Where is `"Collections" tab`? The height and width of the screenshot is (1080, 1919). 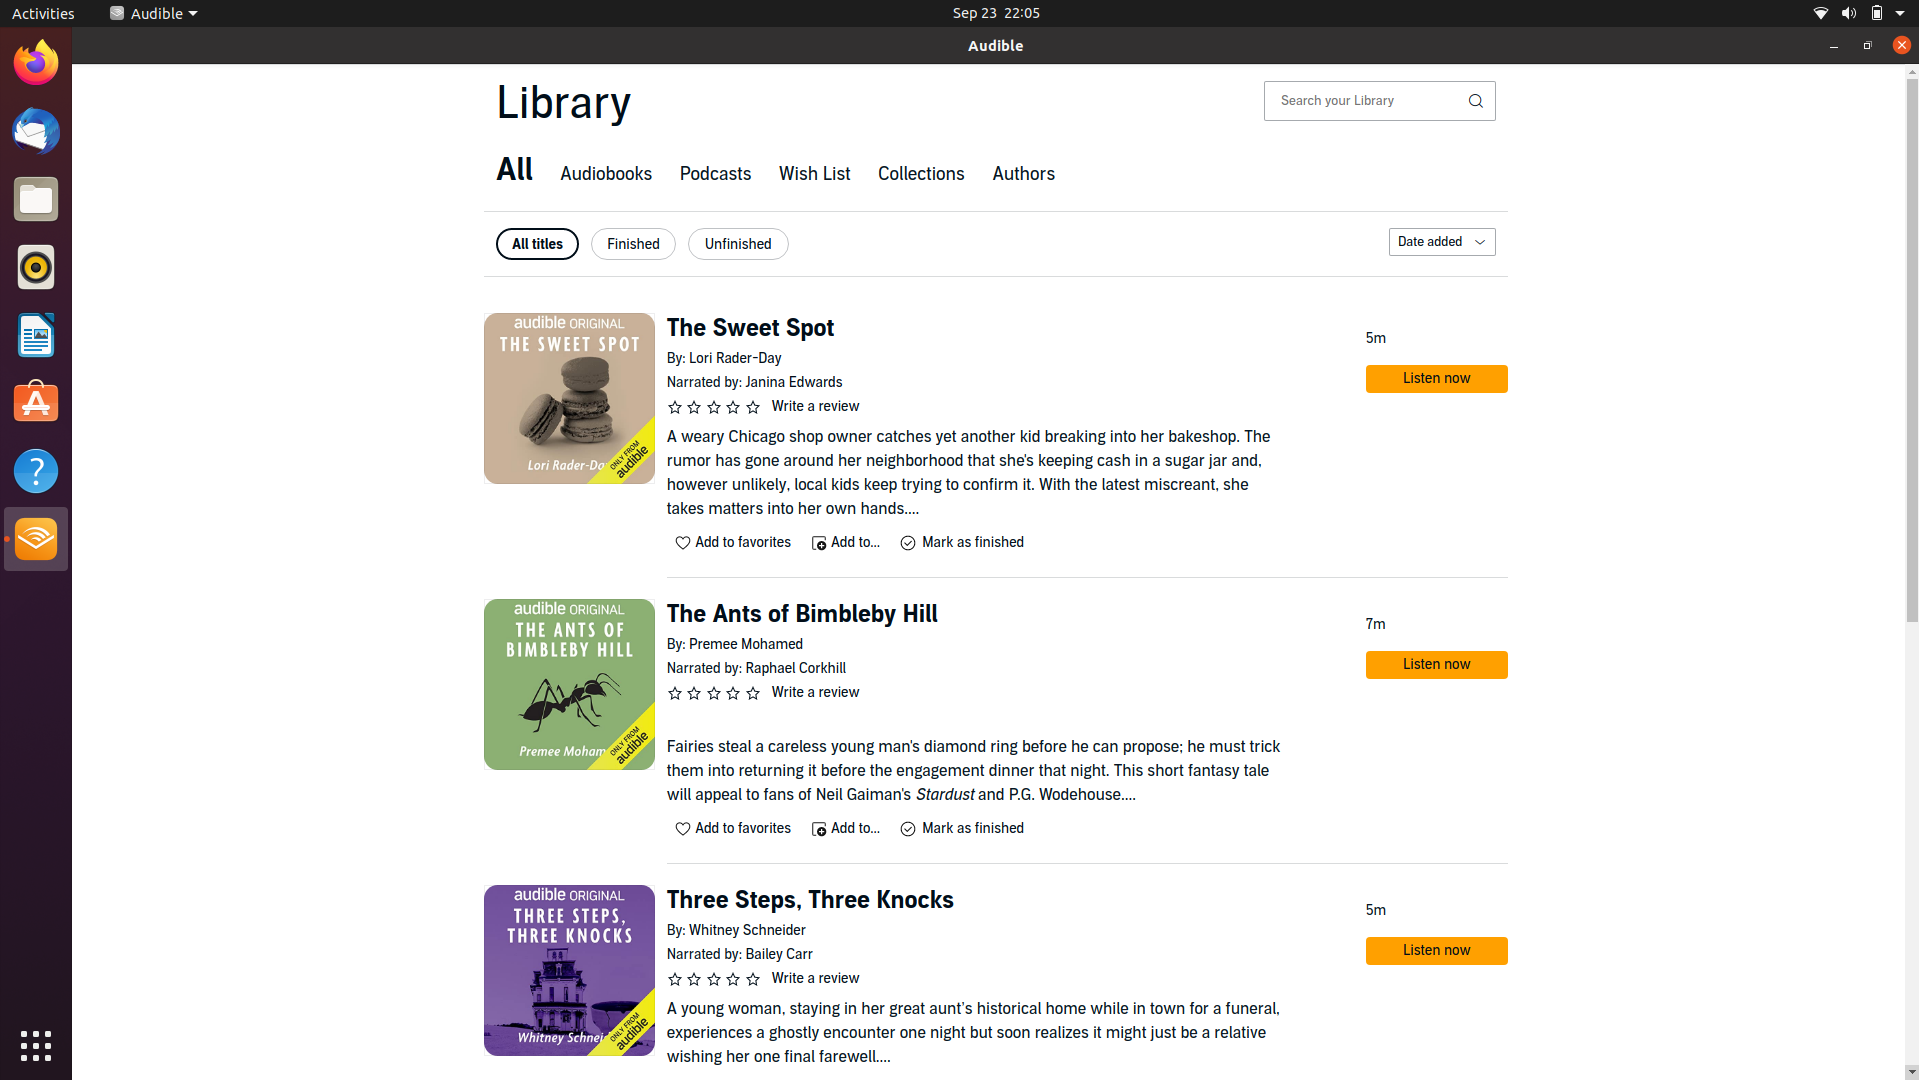
"Collections" tab is located at coordinates (919, 175).